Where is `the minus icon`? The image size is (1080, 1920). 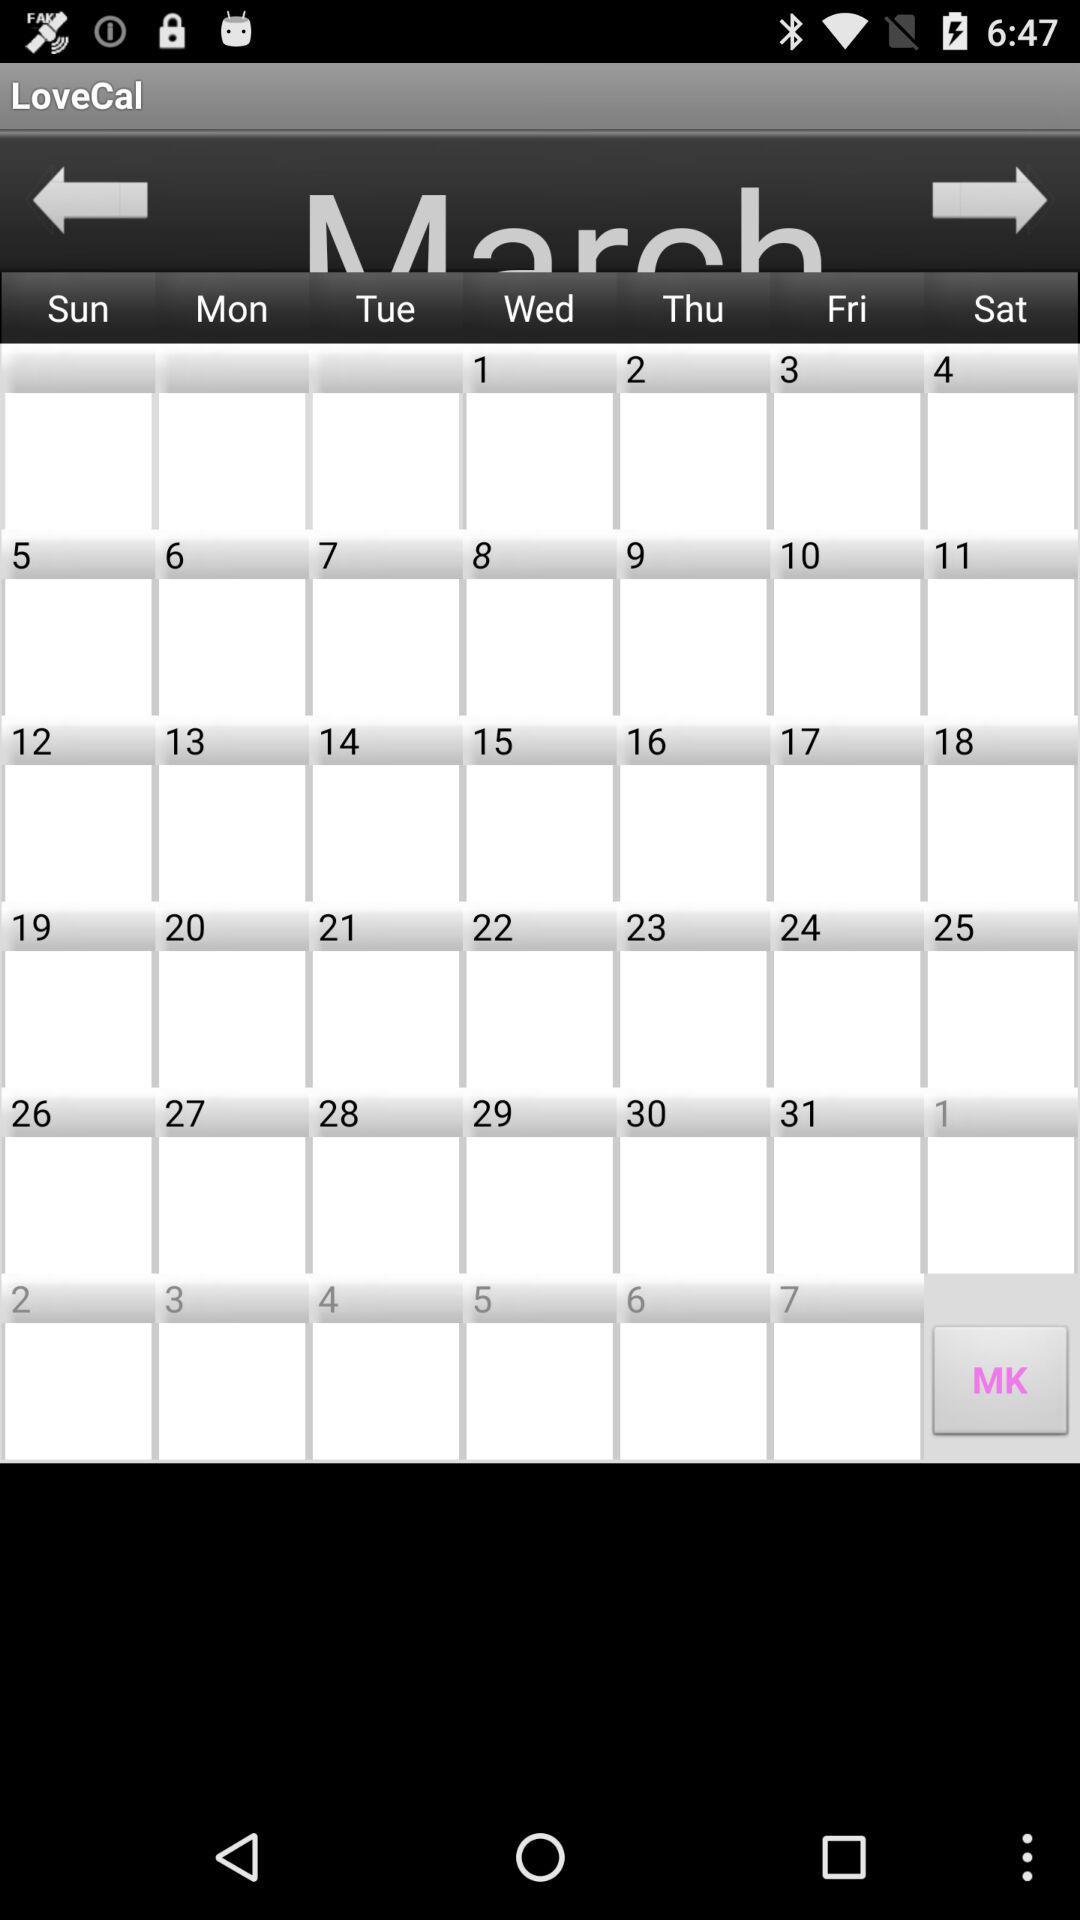
the minus icon is located at coordinates (692, 1089).